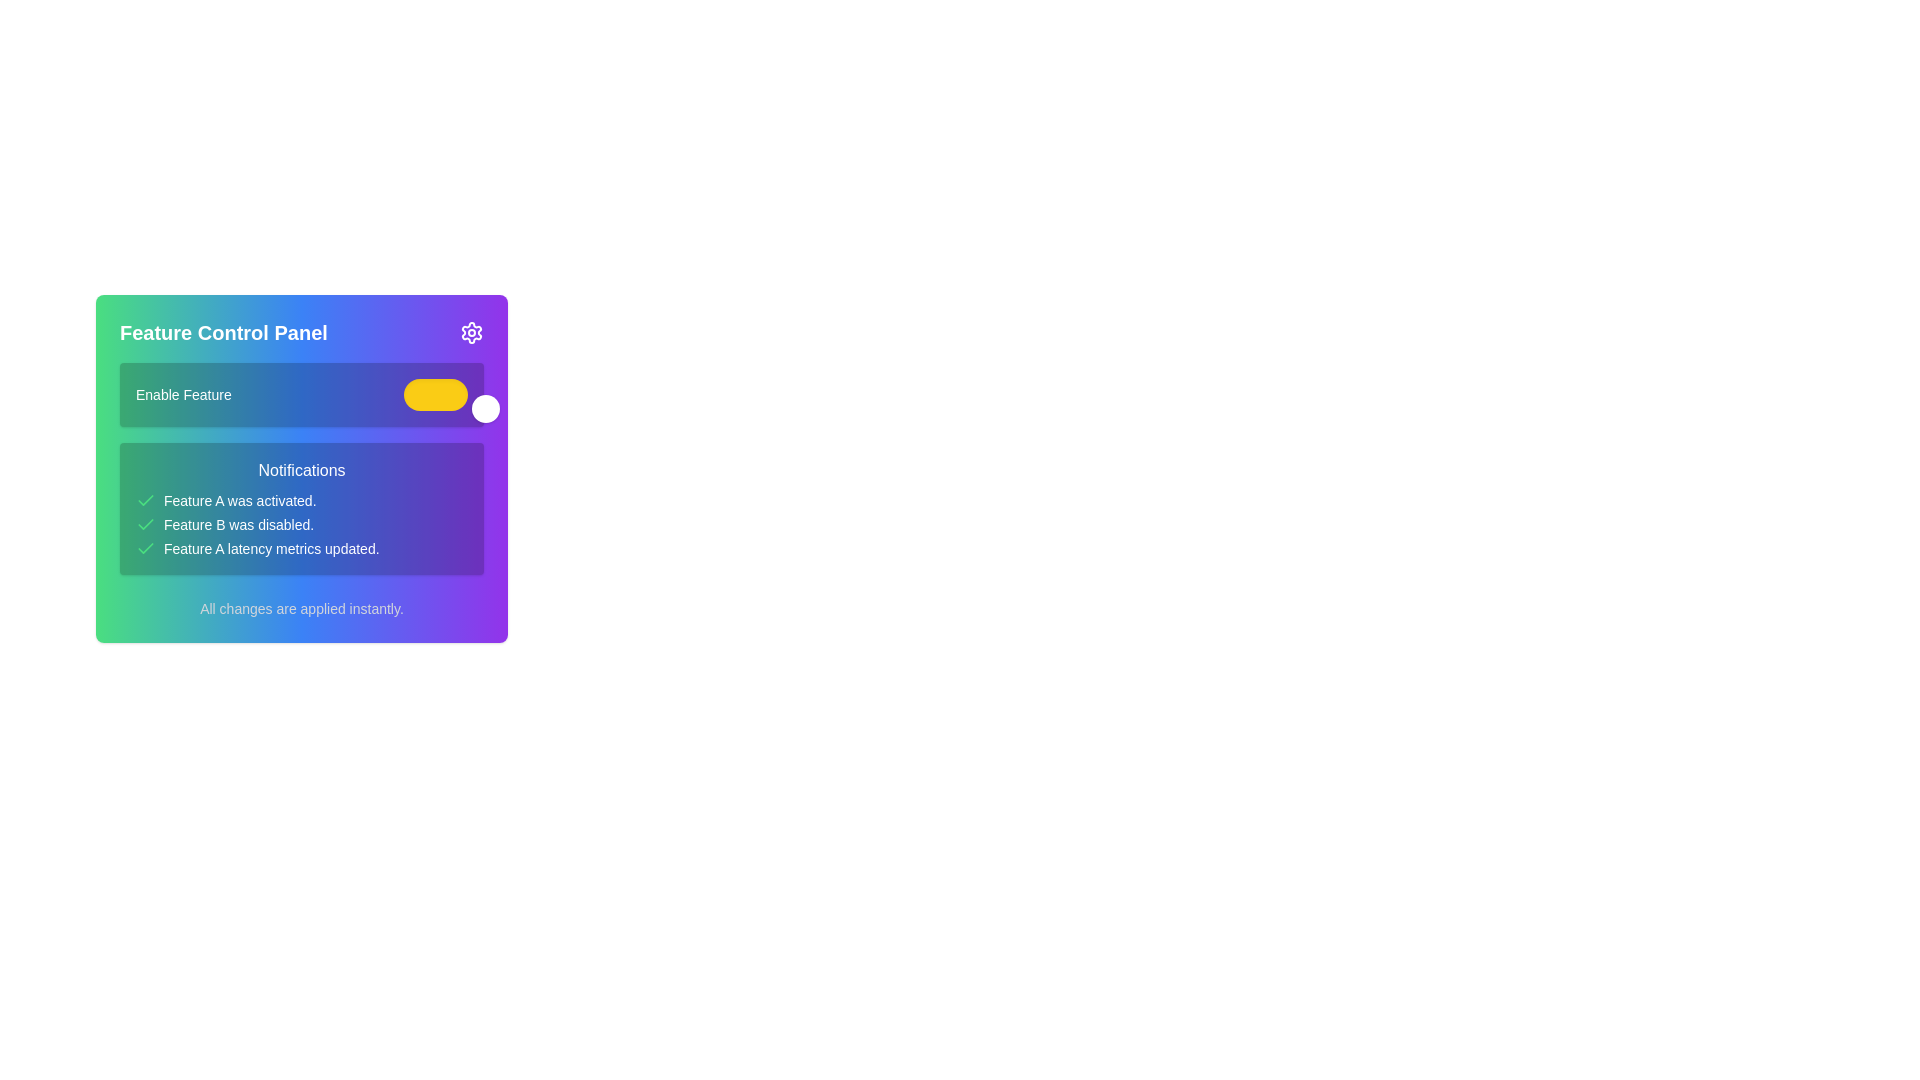 Image resolution: width=1920 pixels, height=1080 pixels. I want to click on the circular white handle of the toggle switch located on the rightmost side of the yellow toggle switch in the 'Feature Control Panel', so click(485, 407).